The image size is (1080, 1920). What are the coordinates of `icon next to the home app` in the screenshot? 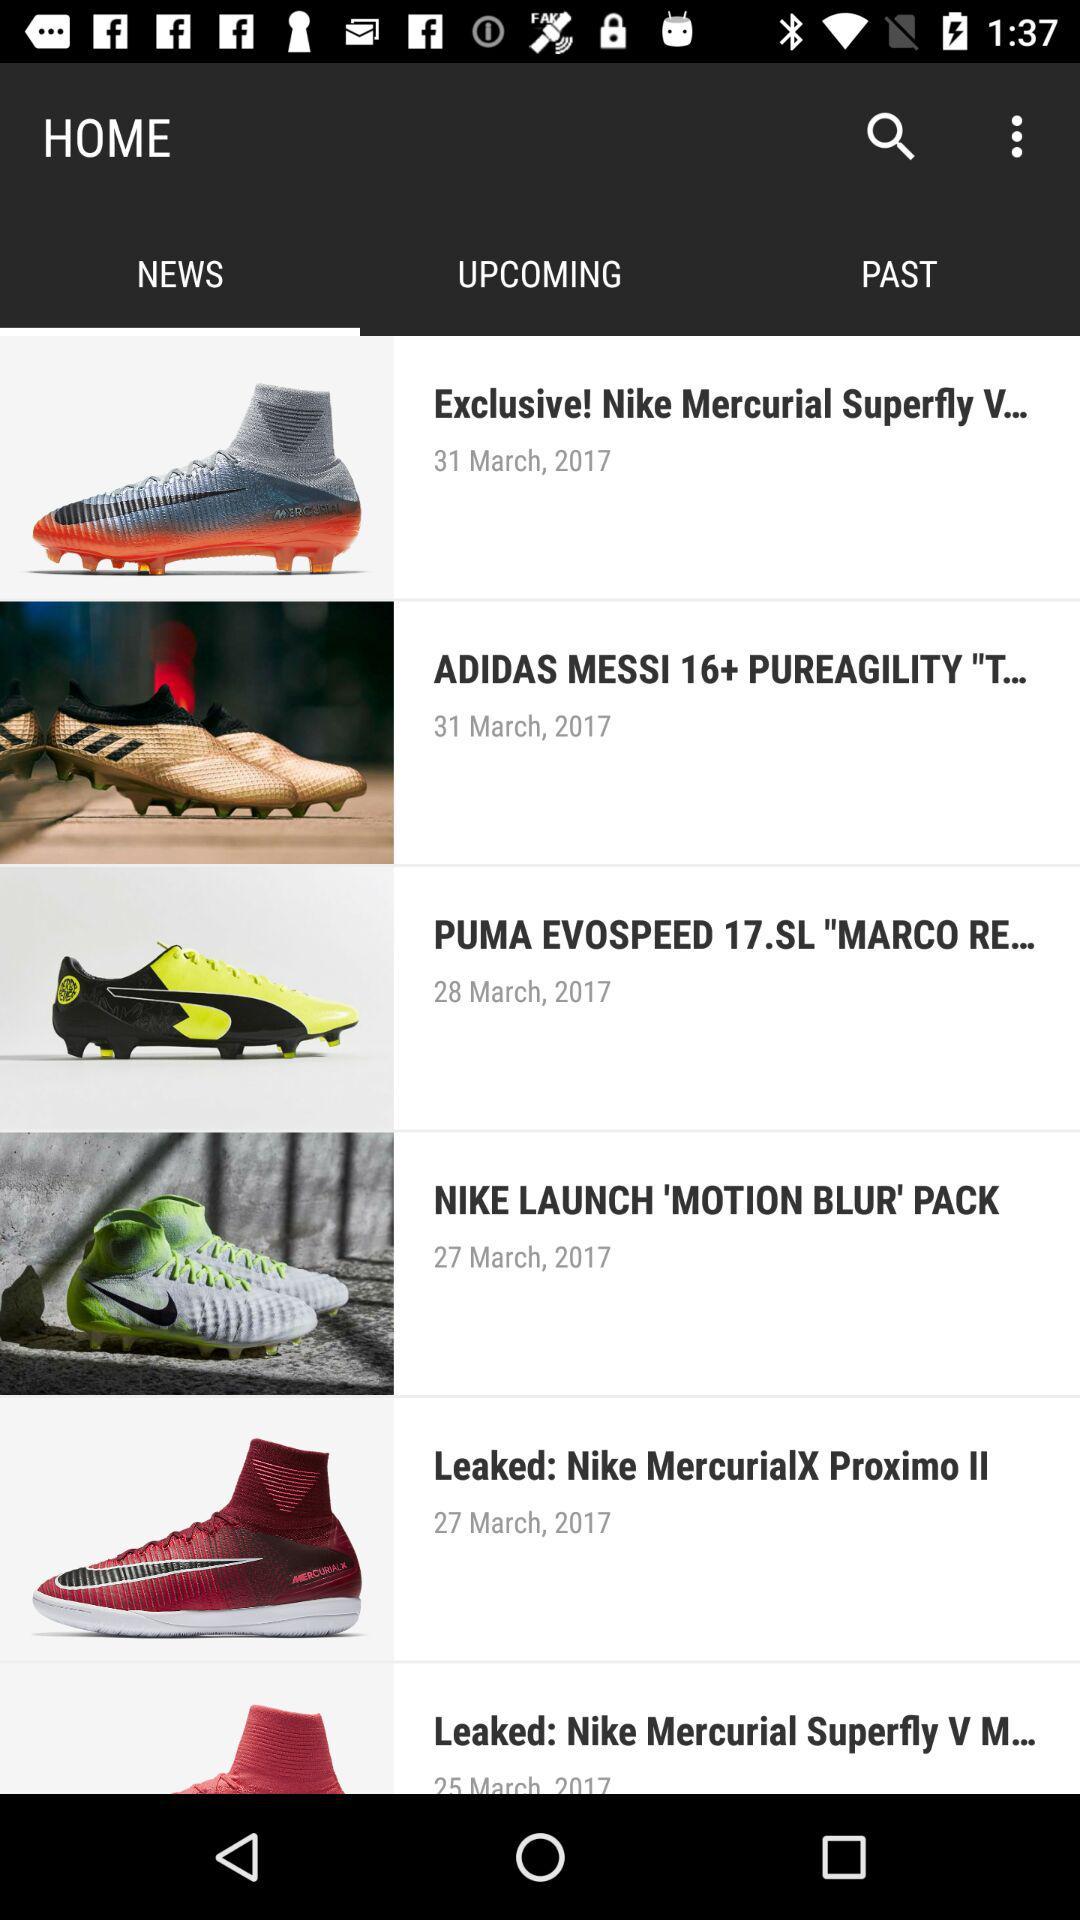 It's located at (890, 135).